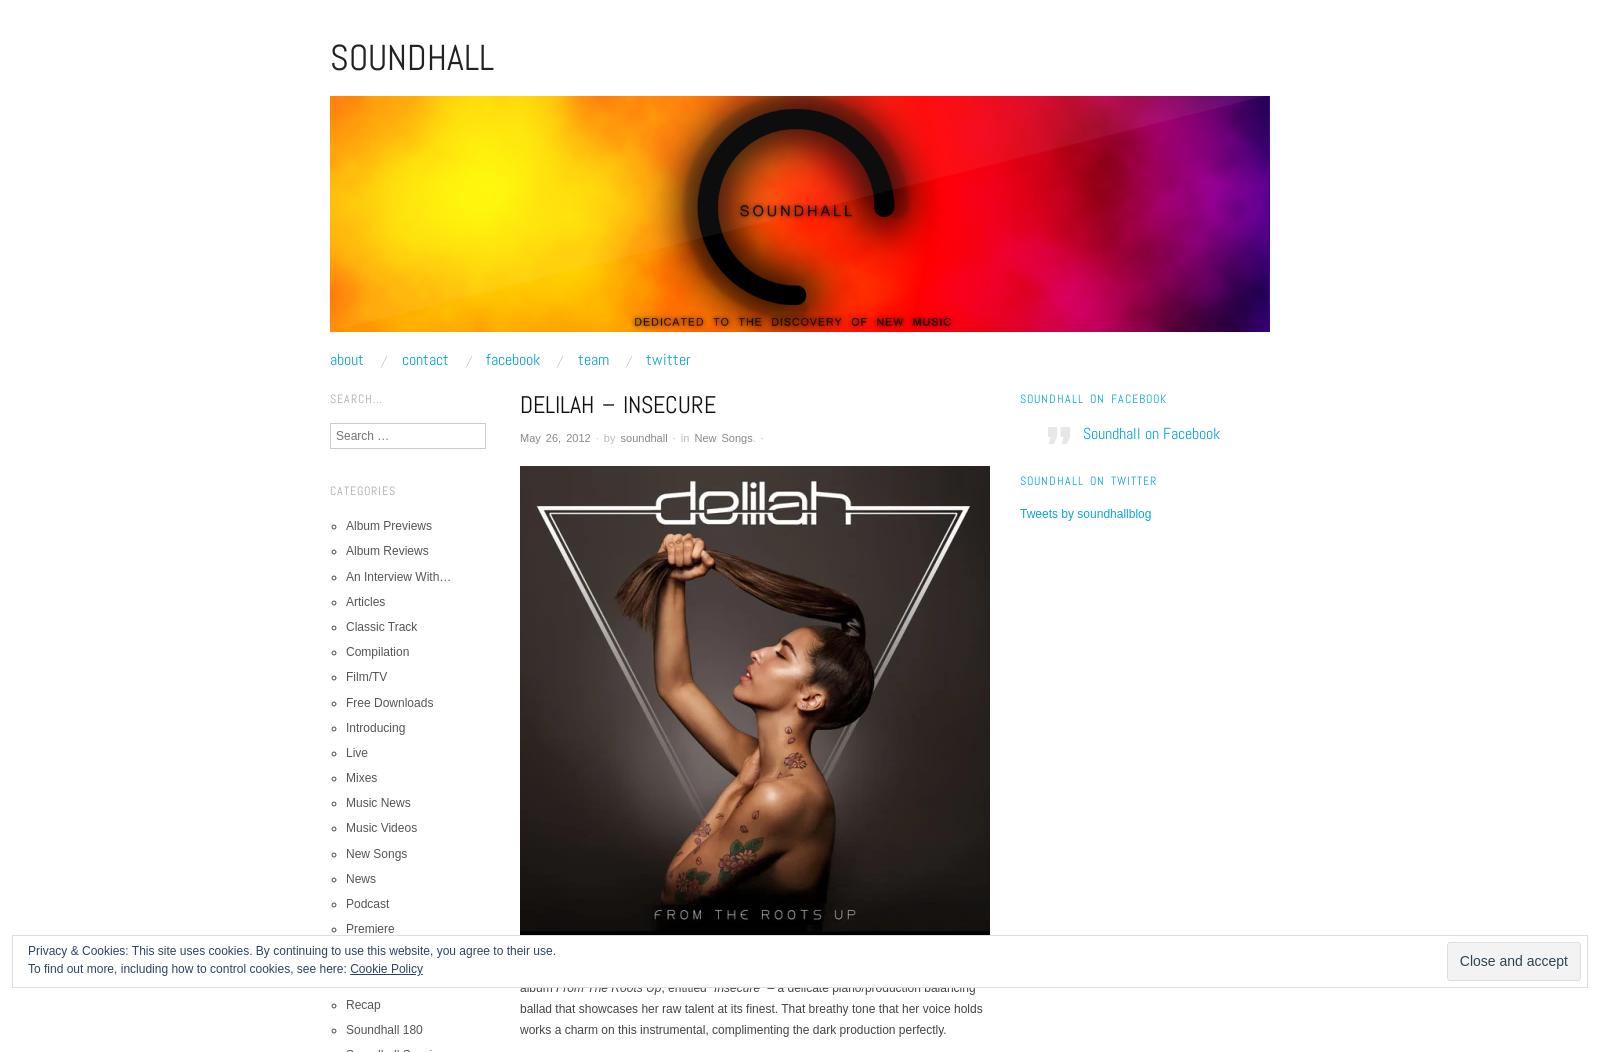 The image size is (1600, 1052). Describe the element at coordinates (608, 988) in the screenshot. I see `'From The Roots Up'` at that location.